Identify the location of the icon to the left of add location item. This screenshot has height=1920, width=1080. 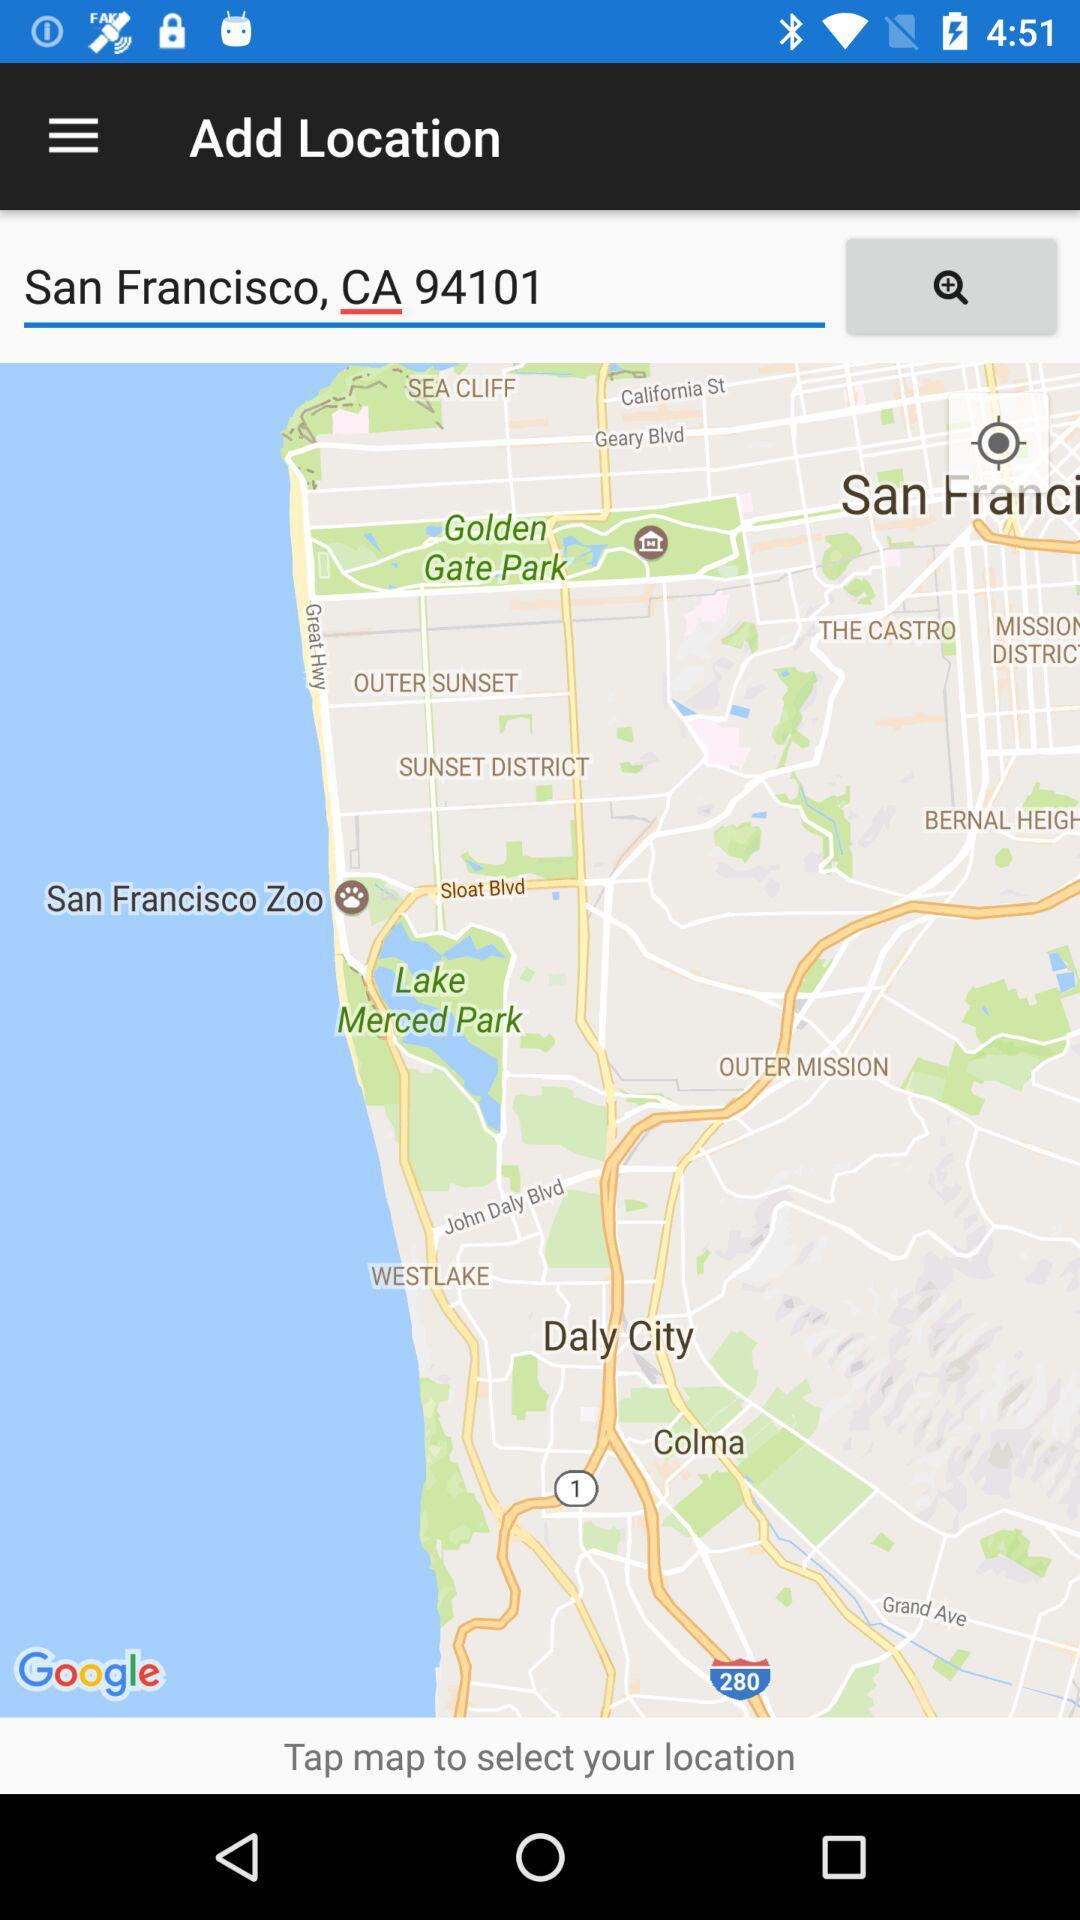
(72, 135).